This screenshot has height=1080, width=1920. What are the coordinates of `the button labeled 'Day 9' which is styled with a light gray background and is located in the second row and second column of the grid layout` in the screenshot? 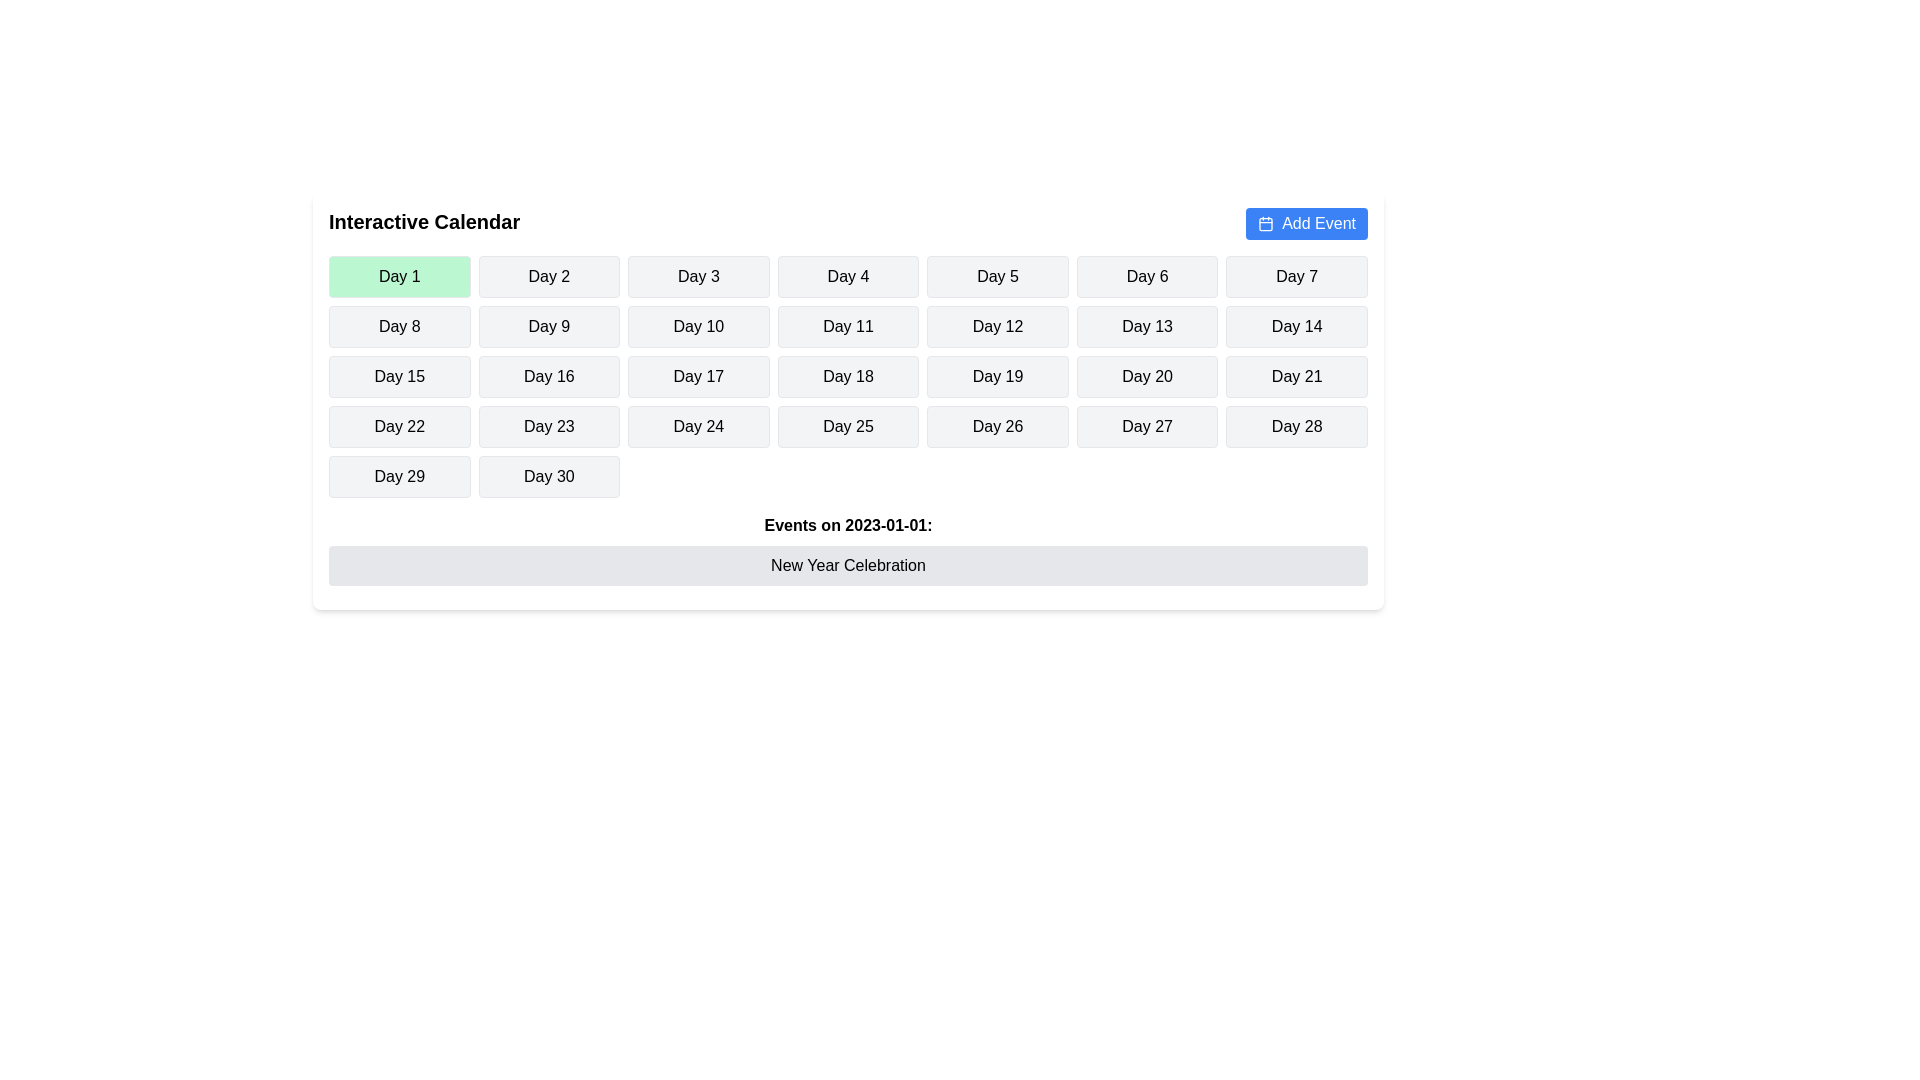 It's located at (549, 326).